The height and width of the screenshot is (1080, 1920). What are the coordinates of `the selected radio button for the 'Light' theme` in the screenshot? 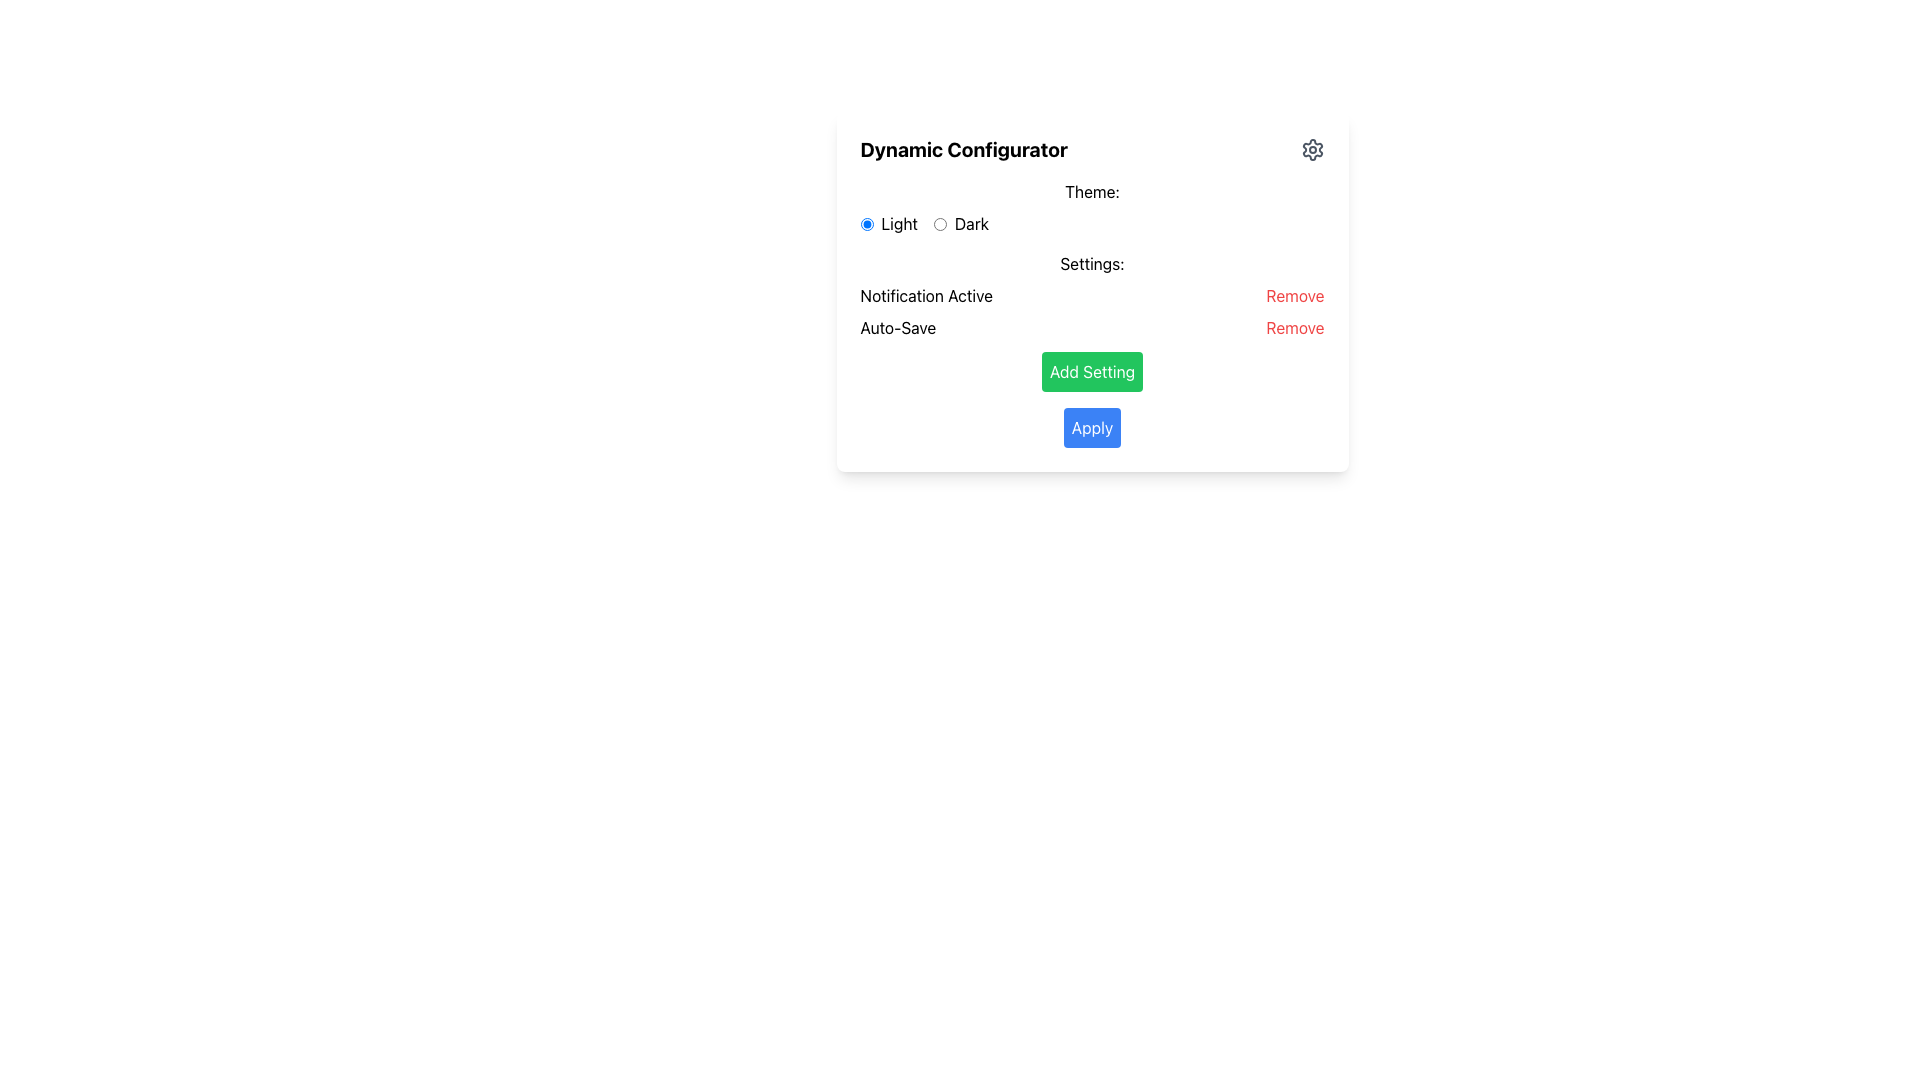 It's located at (867, 223).